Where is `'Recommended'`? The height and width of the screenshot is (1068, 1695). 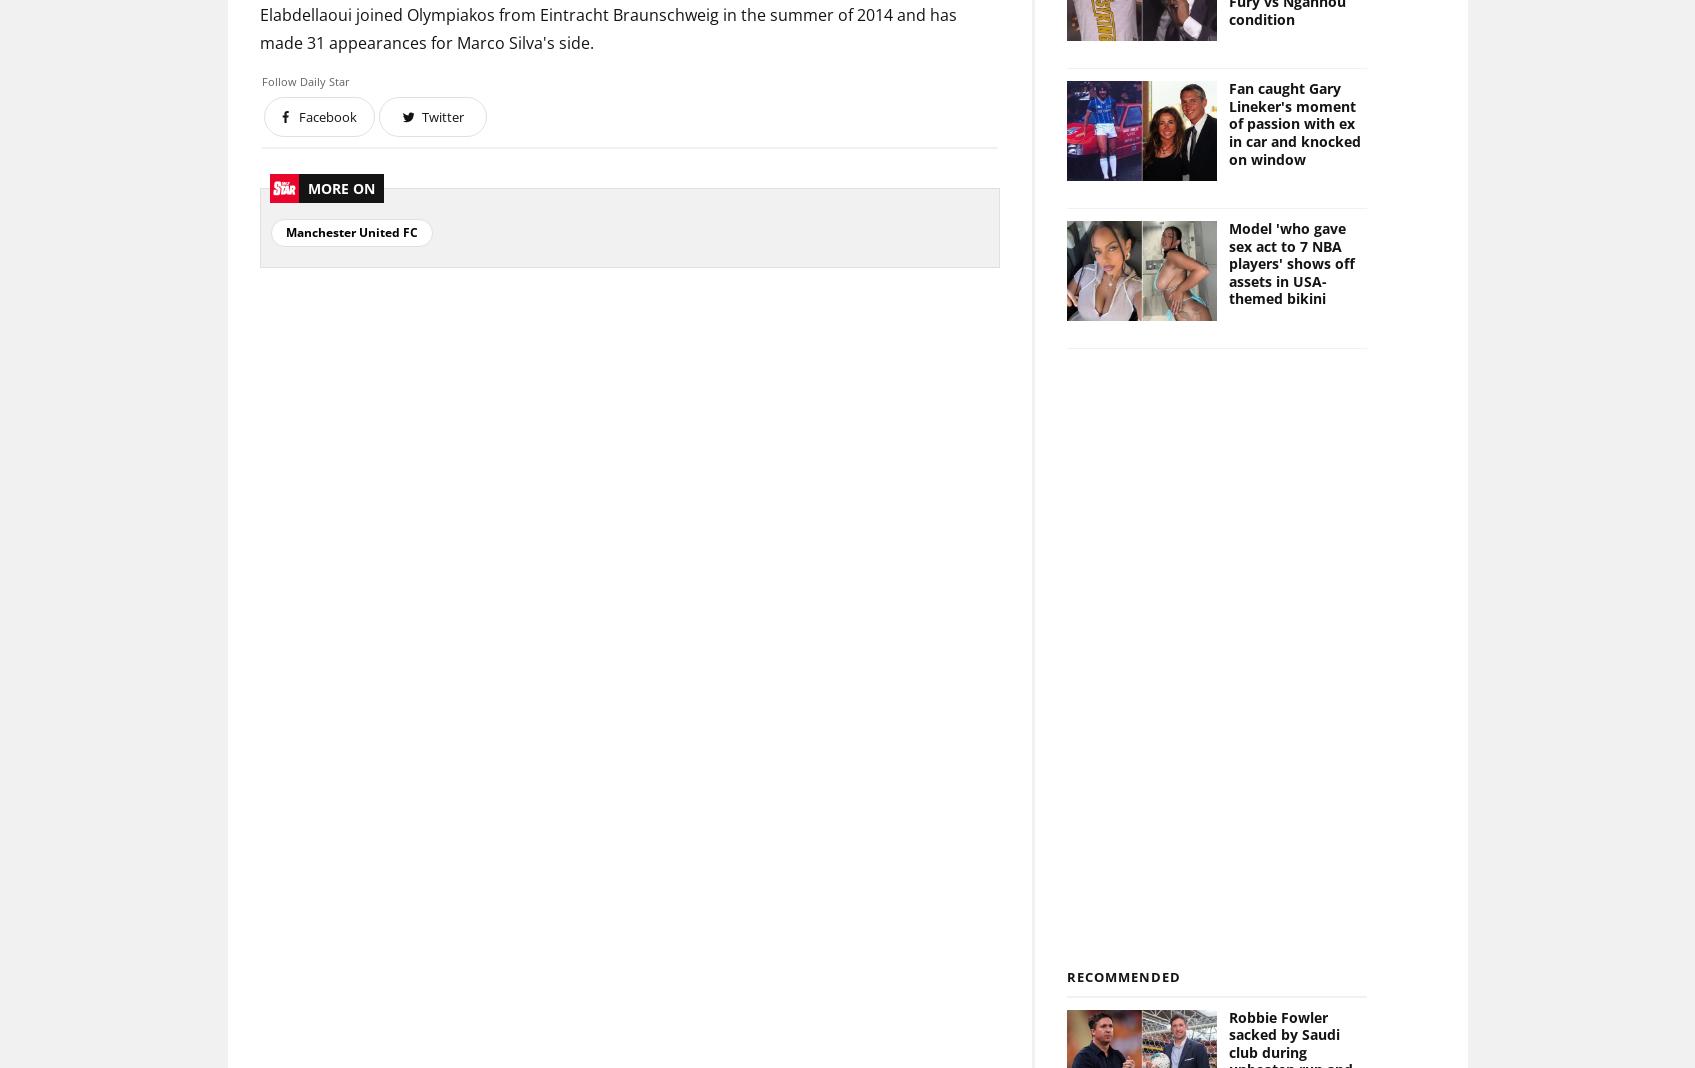
'Recommended' is located at coordinates (1122, 976).